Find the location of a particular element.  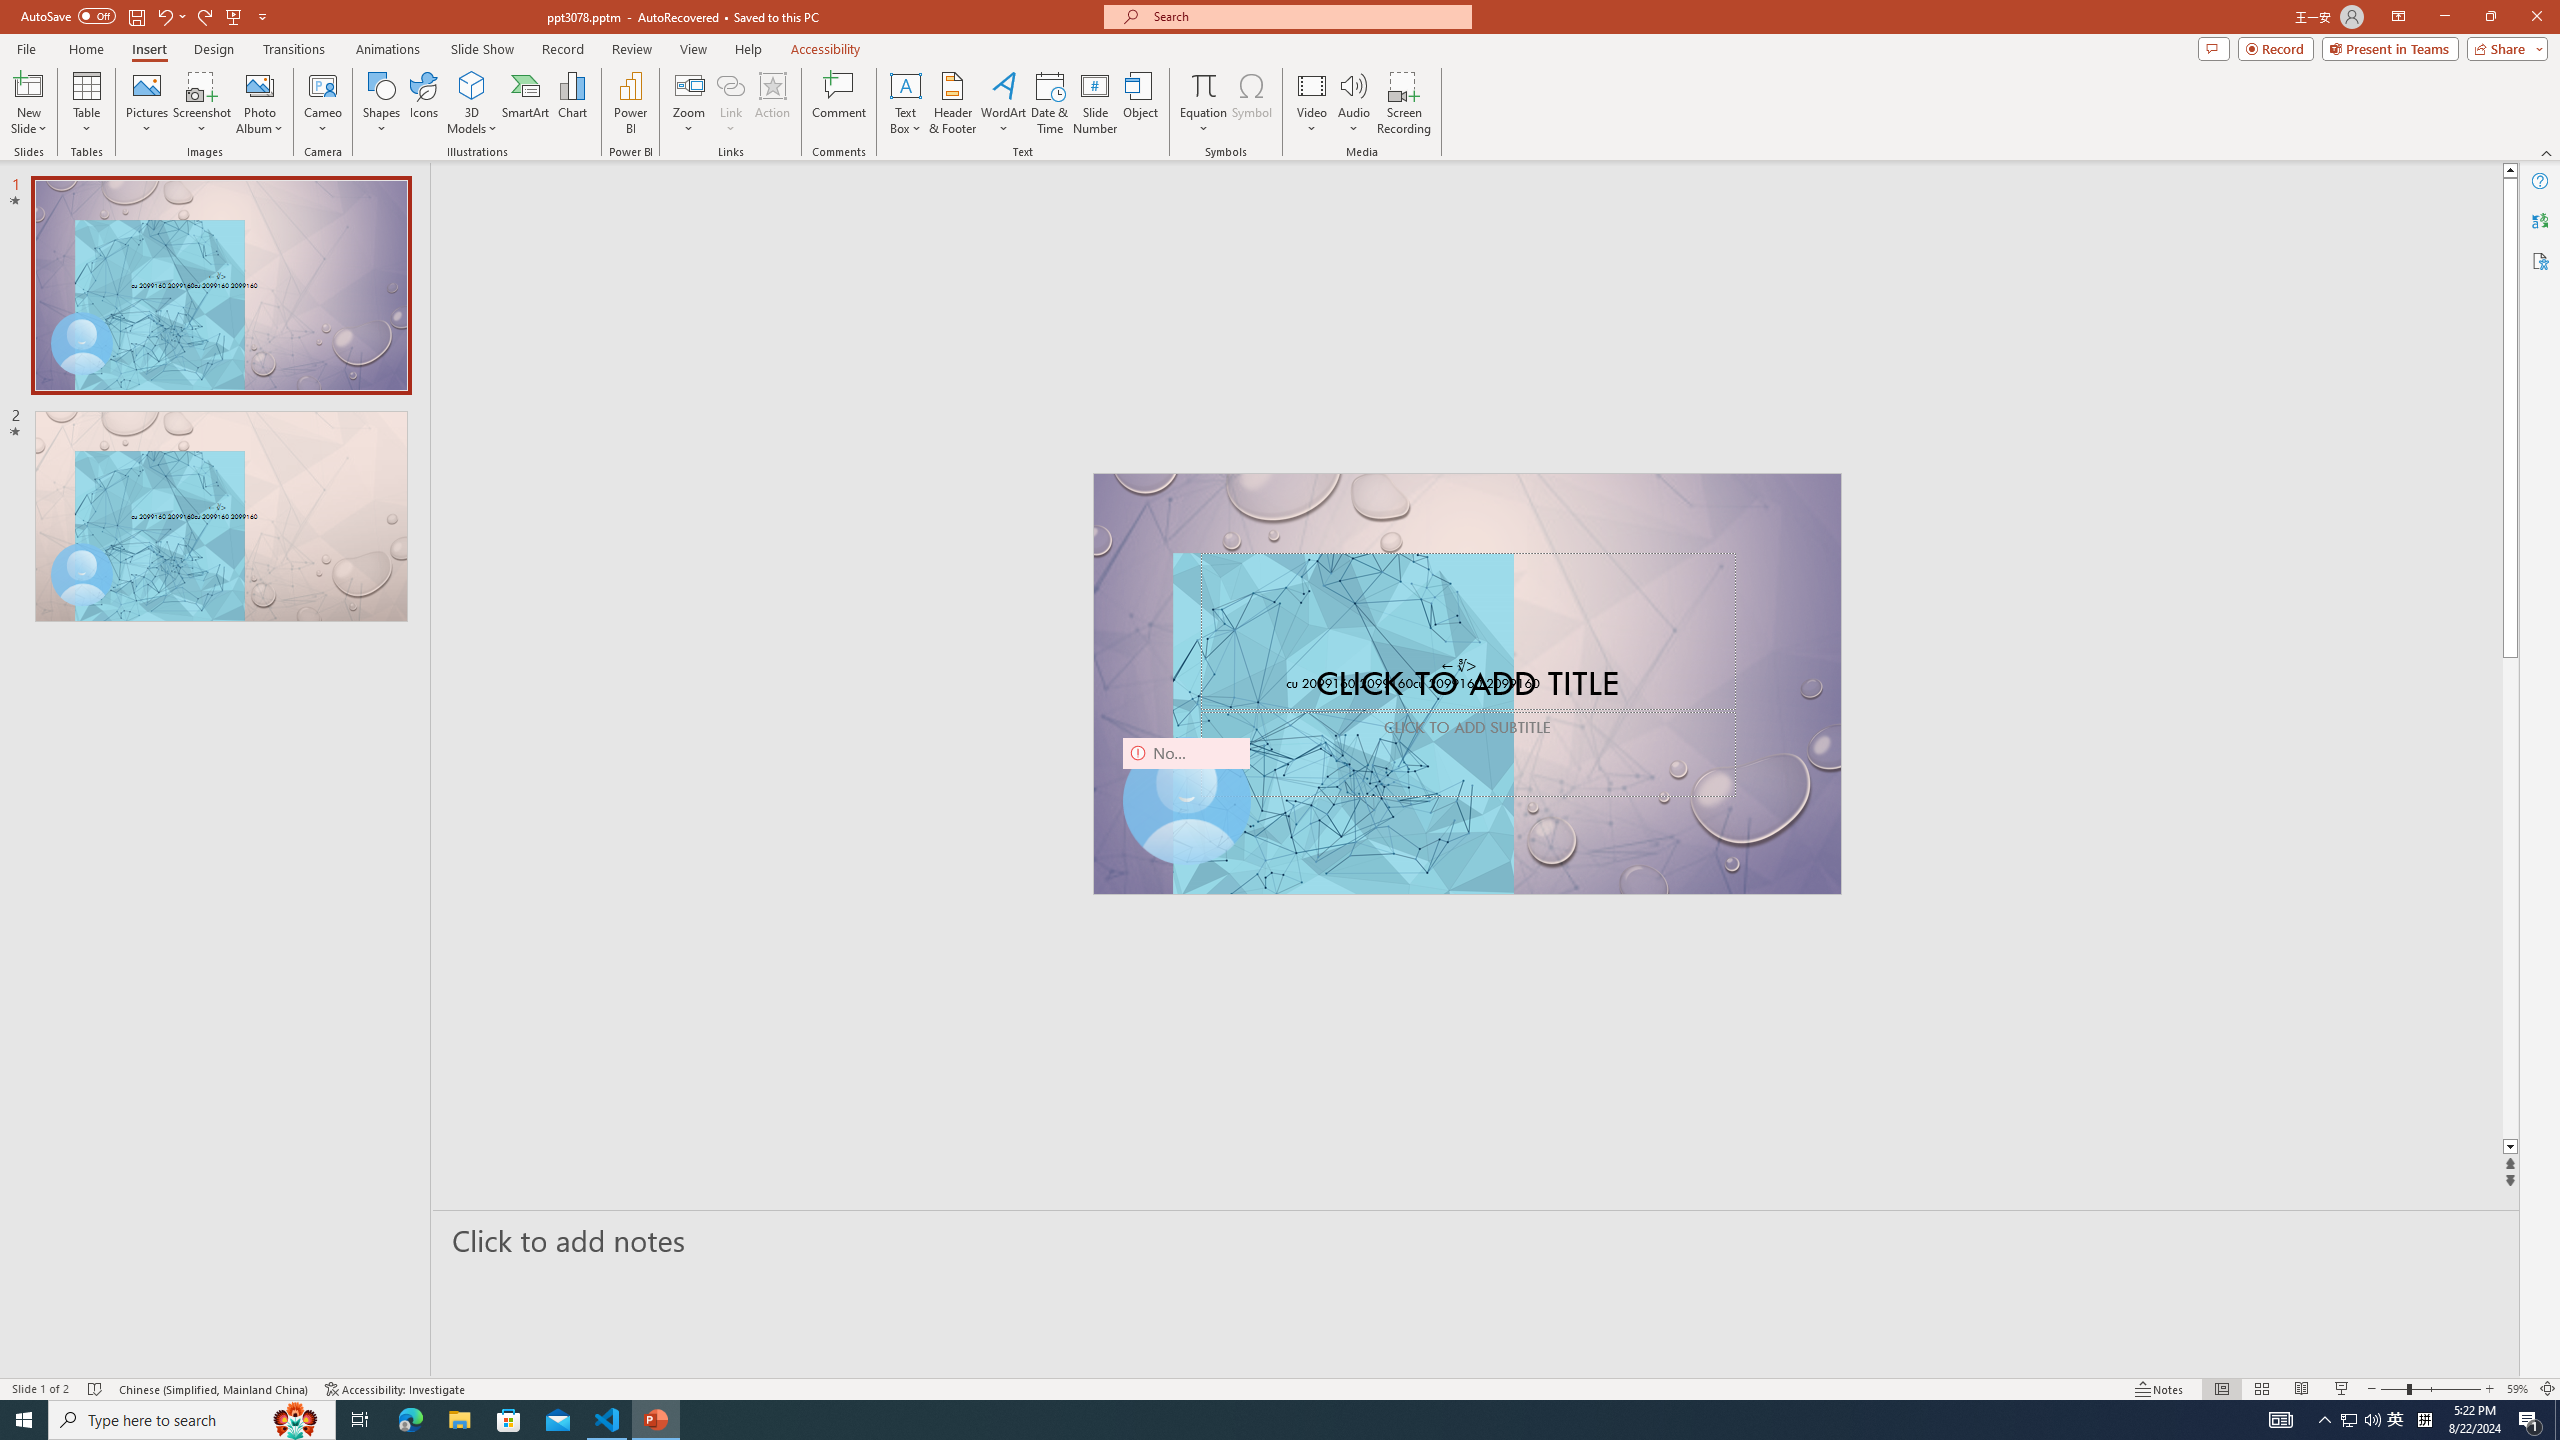

'Pictures' is located at coordinates (146, 103).